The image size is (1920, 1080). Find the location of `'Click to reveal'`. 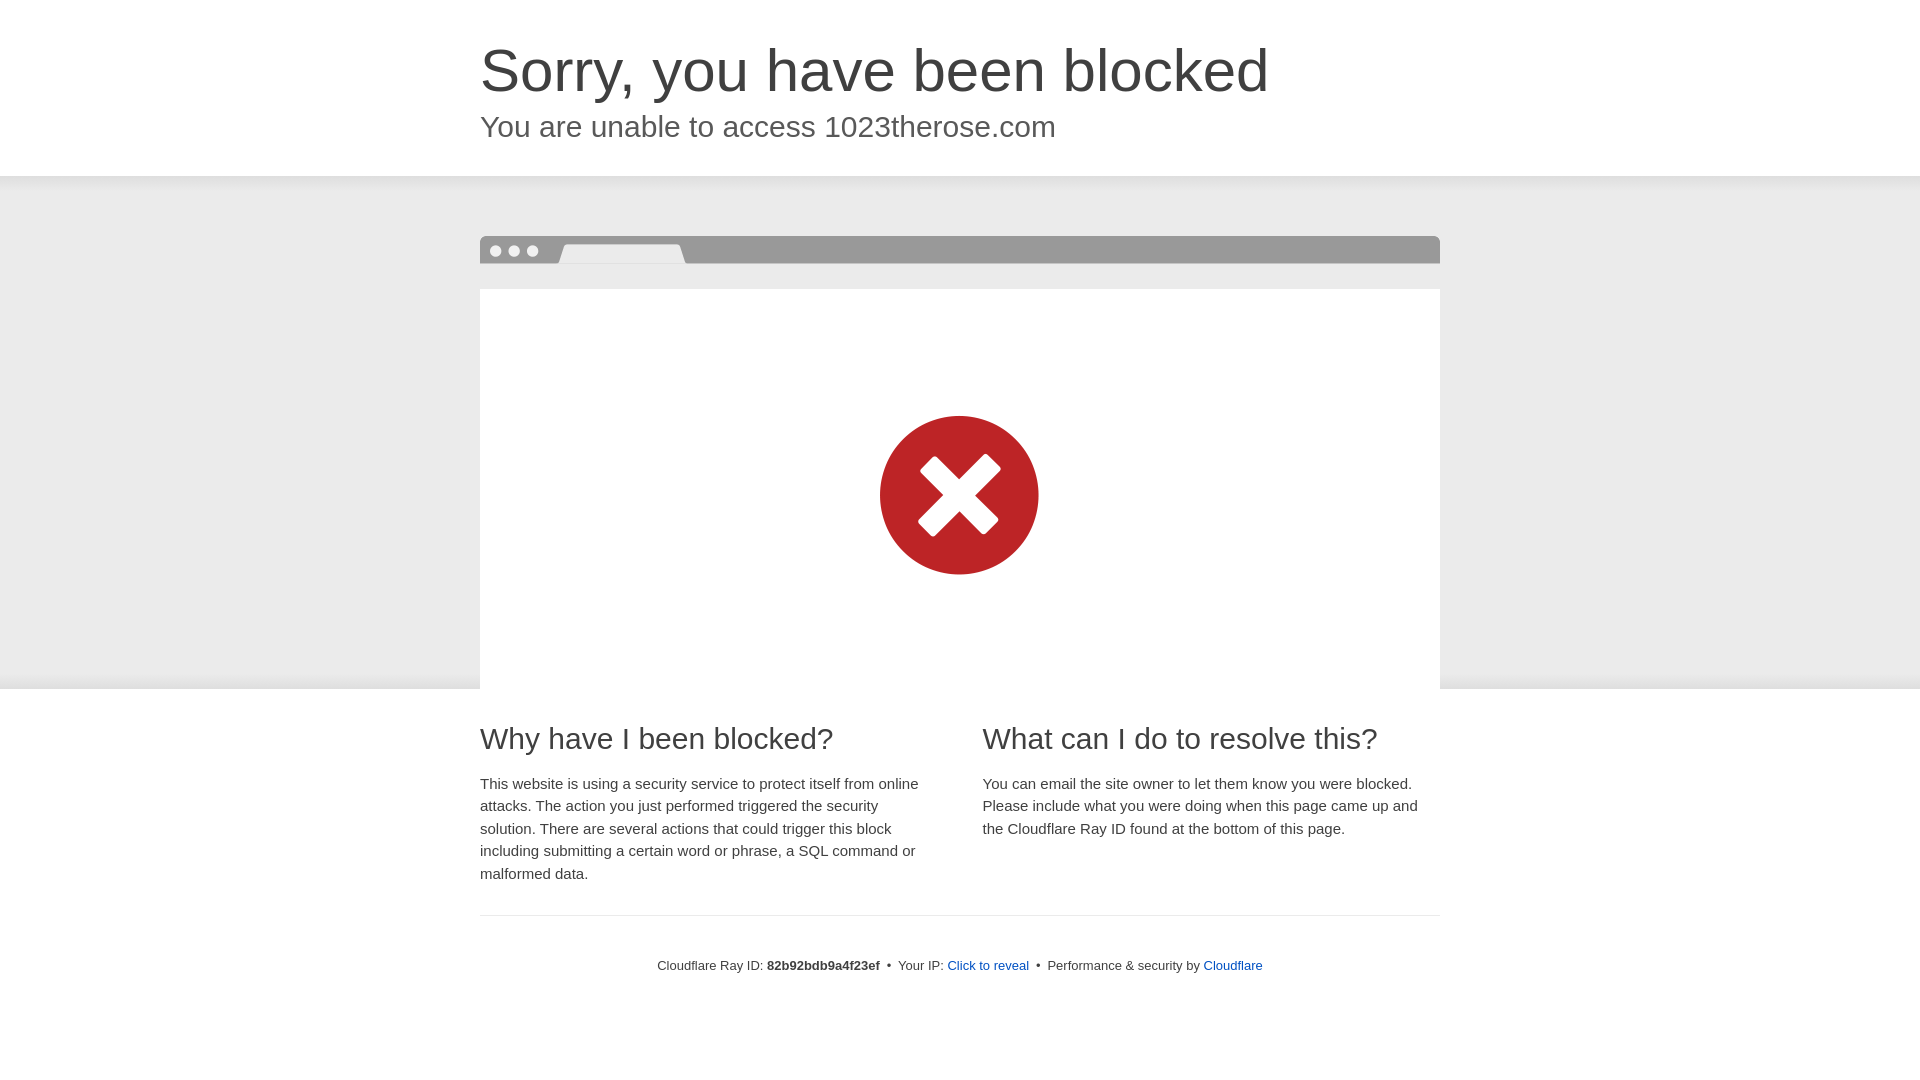

'Click to reveal' is located at coordinates (945, 964).